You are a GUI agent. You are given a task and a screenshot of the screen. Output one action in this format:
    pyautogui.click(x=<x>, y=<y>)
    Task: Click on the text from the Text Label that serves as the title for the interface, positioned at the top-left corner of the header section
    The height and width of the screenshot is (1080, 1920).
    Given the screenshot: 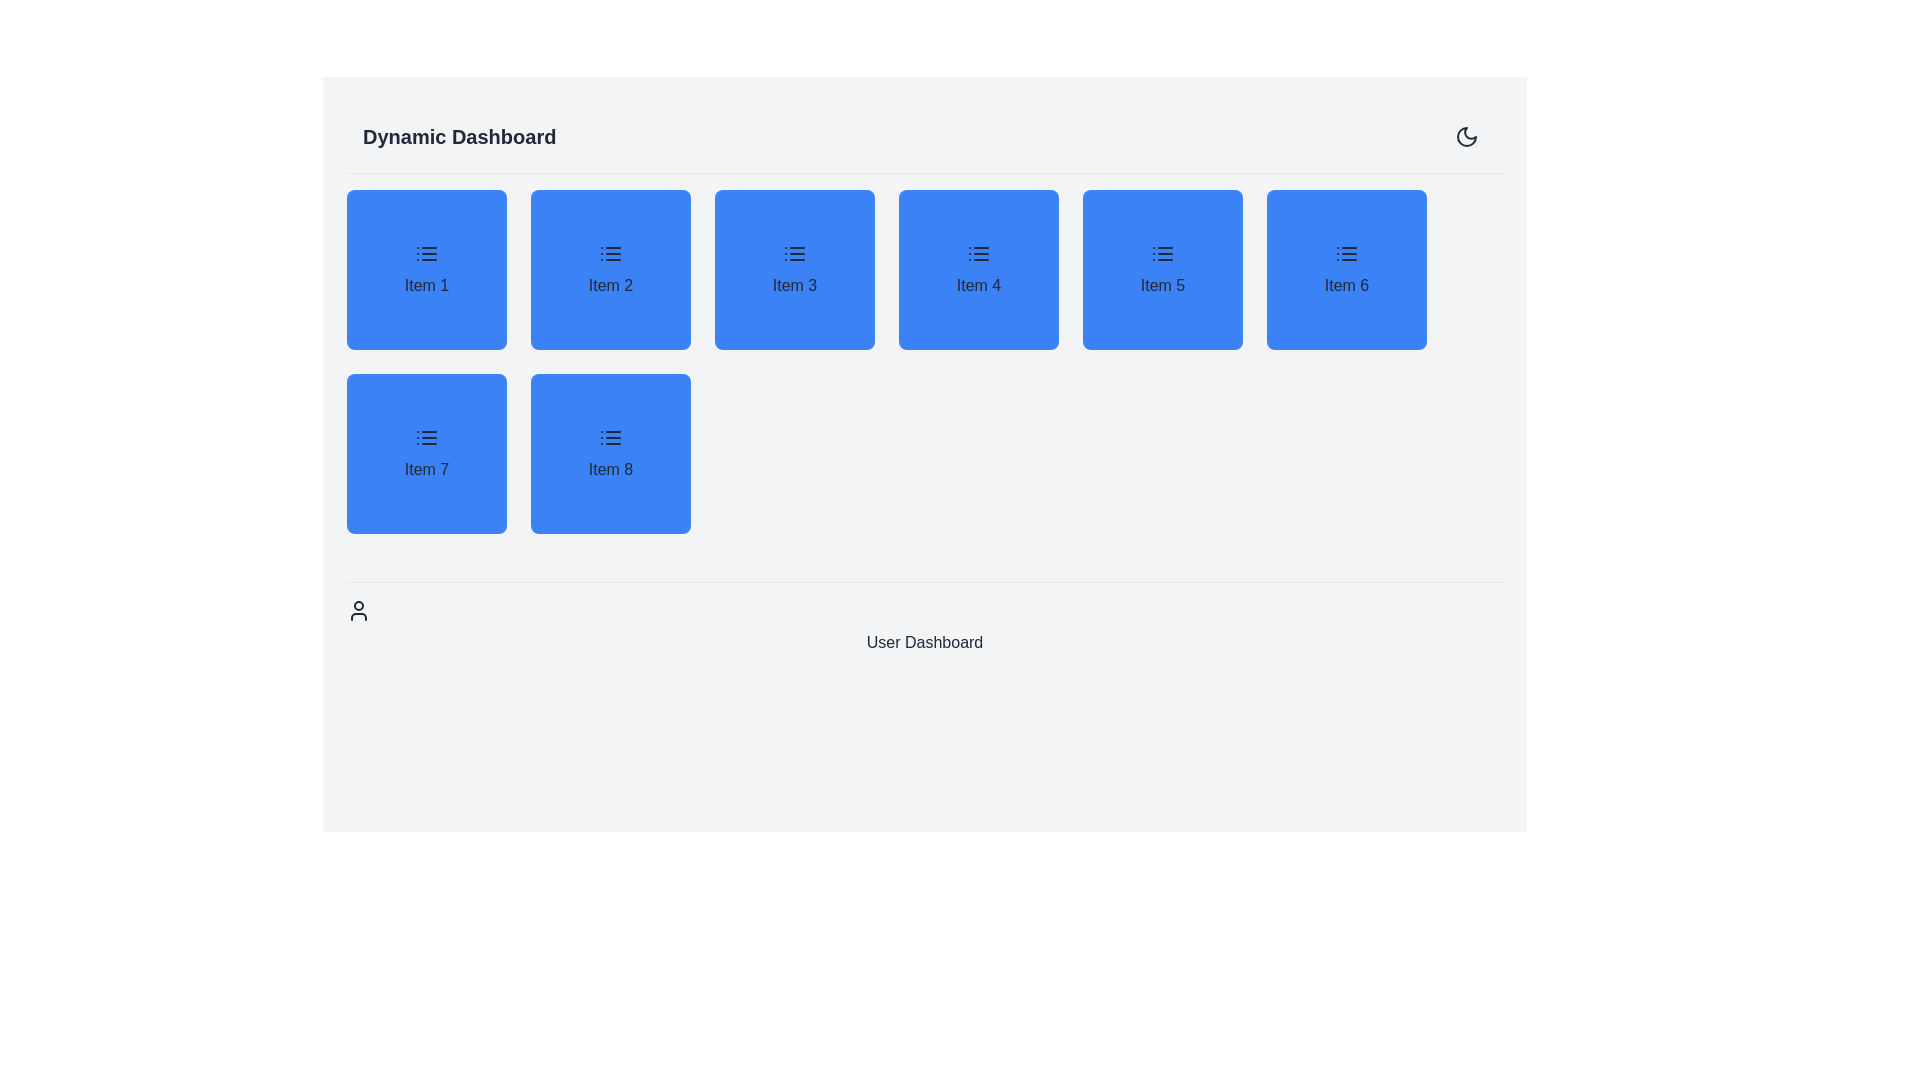 What is the action you would take?
    pyautogui.click(x=458, y=136)
    